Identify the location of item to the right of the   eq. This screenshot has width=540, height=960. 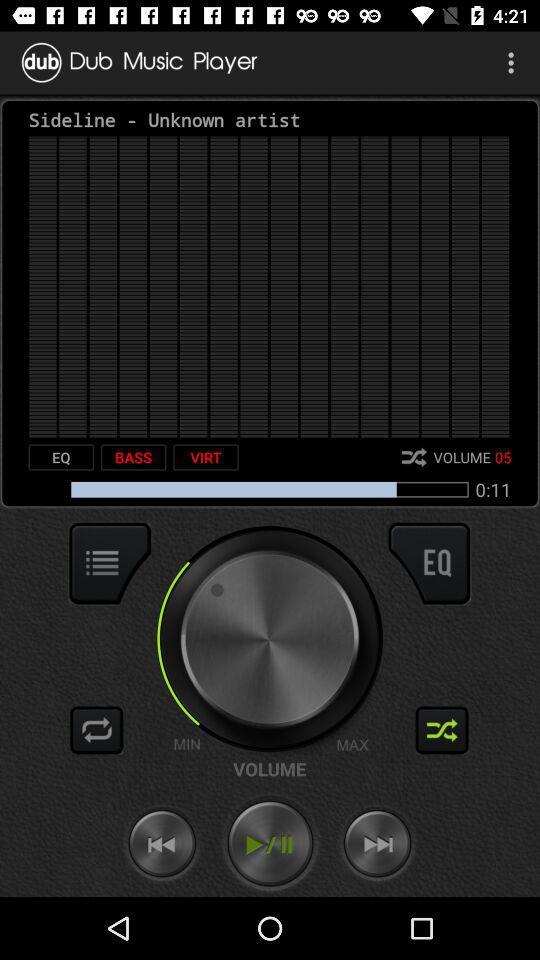
(133, 457).